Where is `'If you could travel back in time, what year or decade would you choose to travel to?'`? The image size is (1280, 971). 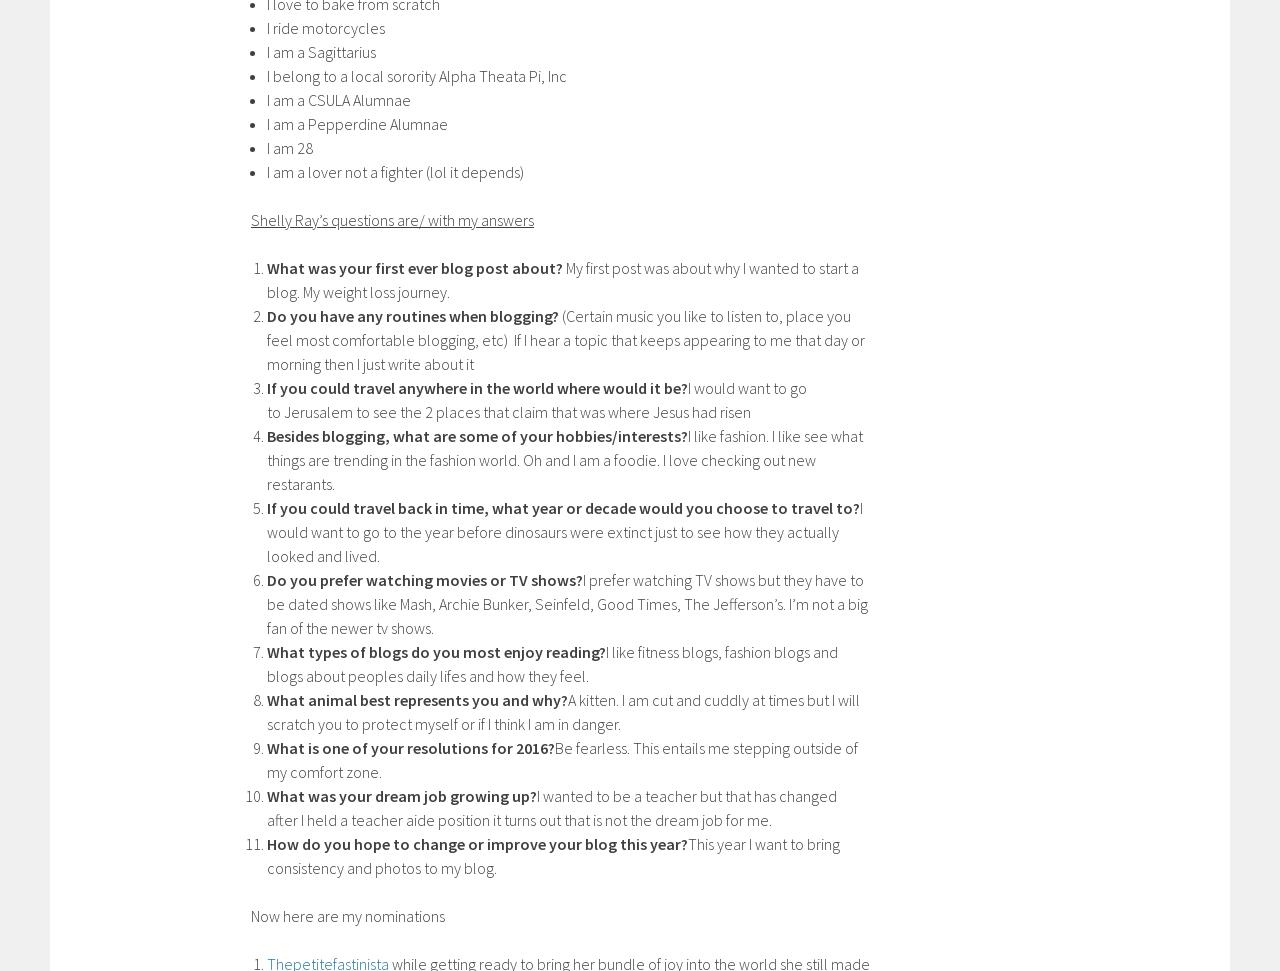 'If you could travel back in time, what year or decade would you choose to travel to?' is located at coordinates (562, 505).